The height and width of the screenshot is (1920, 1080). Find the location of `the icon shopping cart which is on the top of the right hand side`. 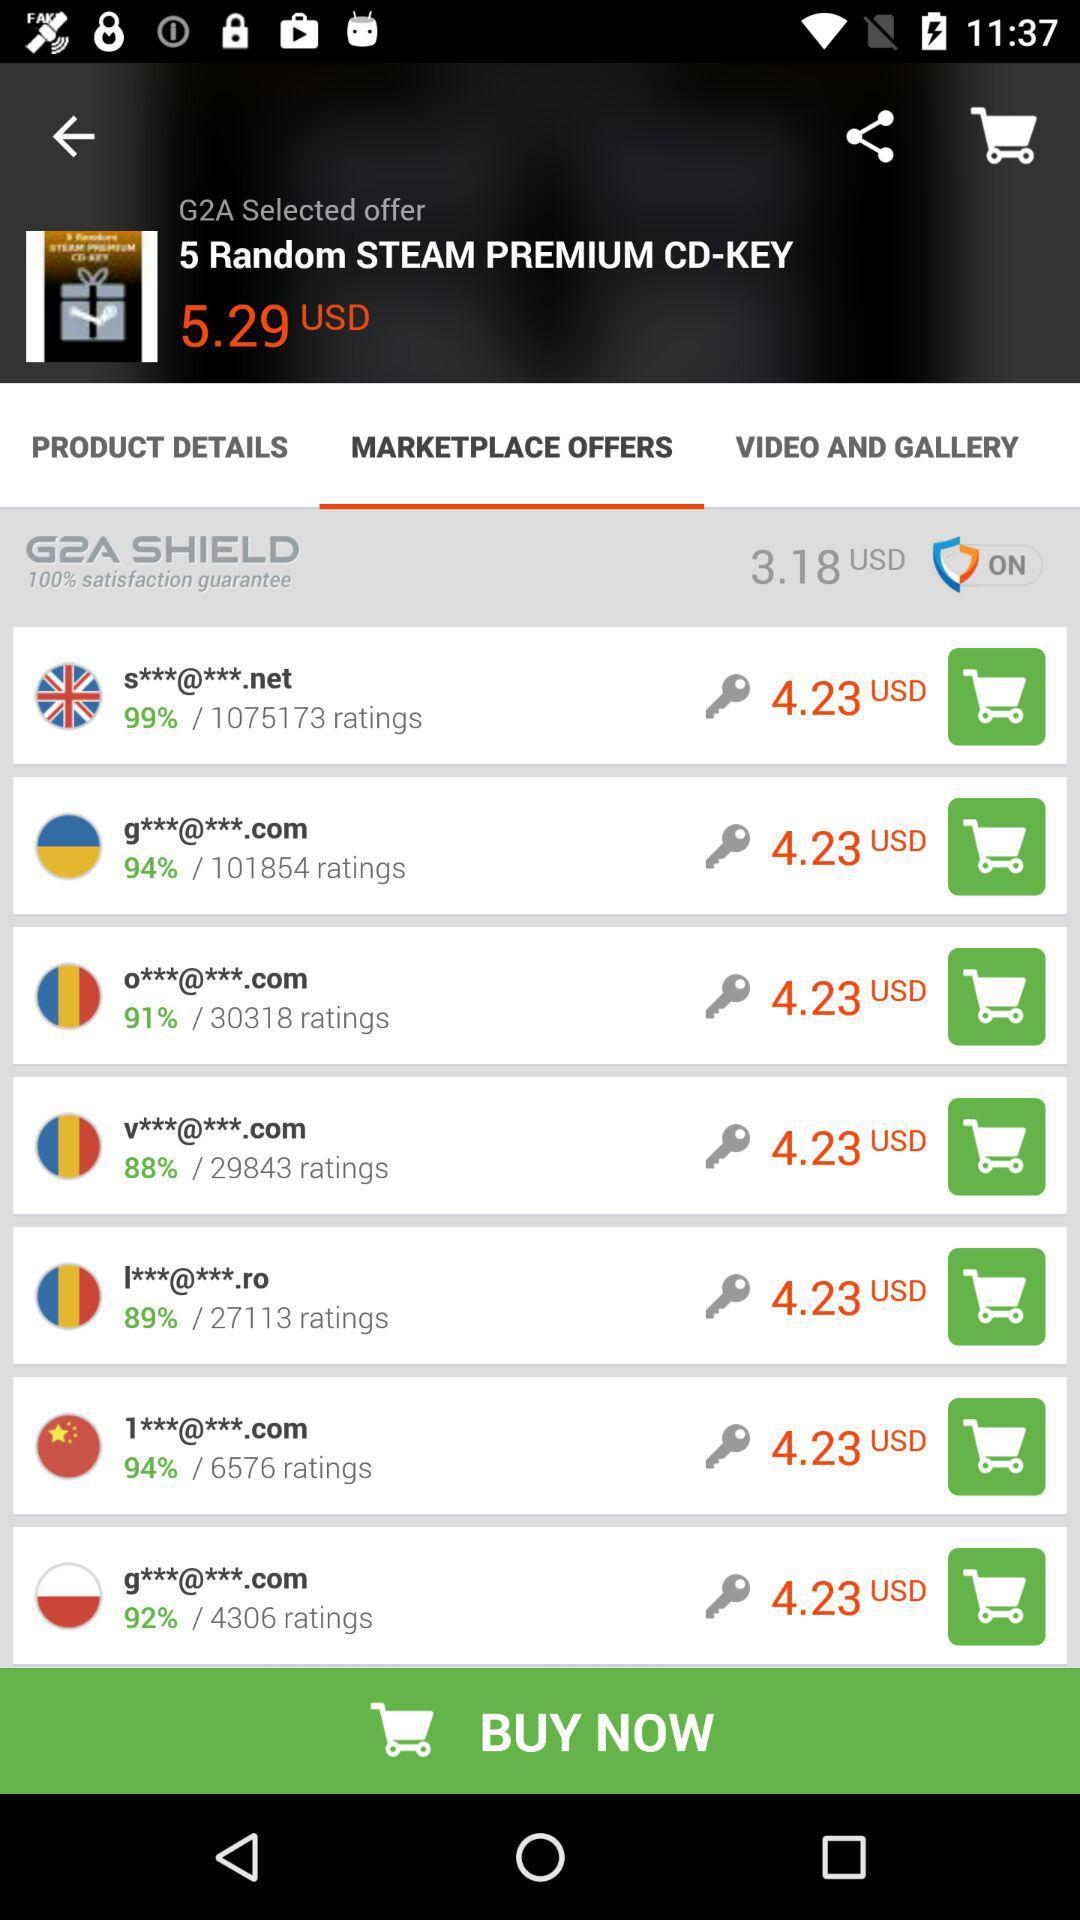

the icon shopping cart which is on the top of the right hand side is located at coordinates (1006, 136).